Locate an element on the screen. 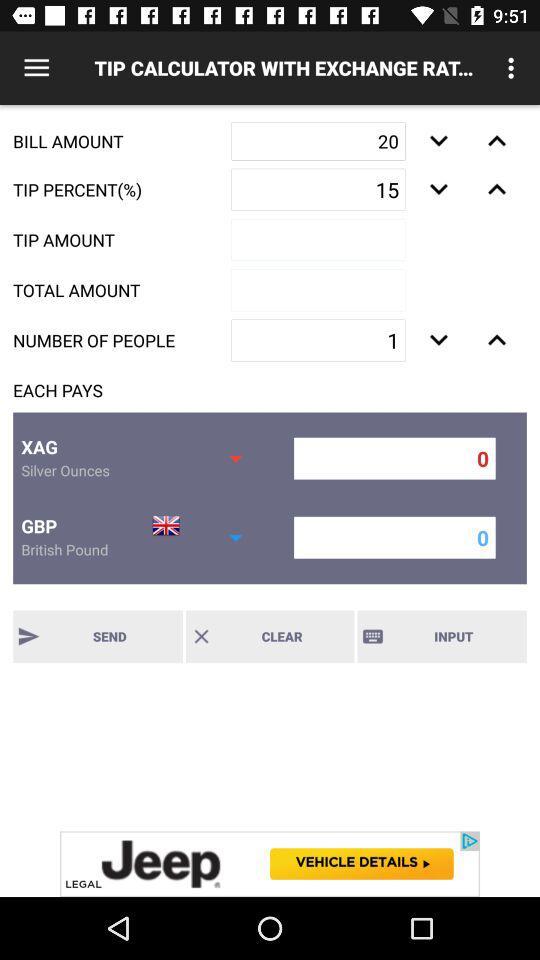 Image resolution: width=540 pixels, height=960 pixels. quantity is located at coordinates (496, 140).